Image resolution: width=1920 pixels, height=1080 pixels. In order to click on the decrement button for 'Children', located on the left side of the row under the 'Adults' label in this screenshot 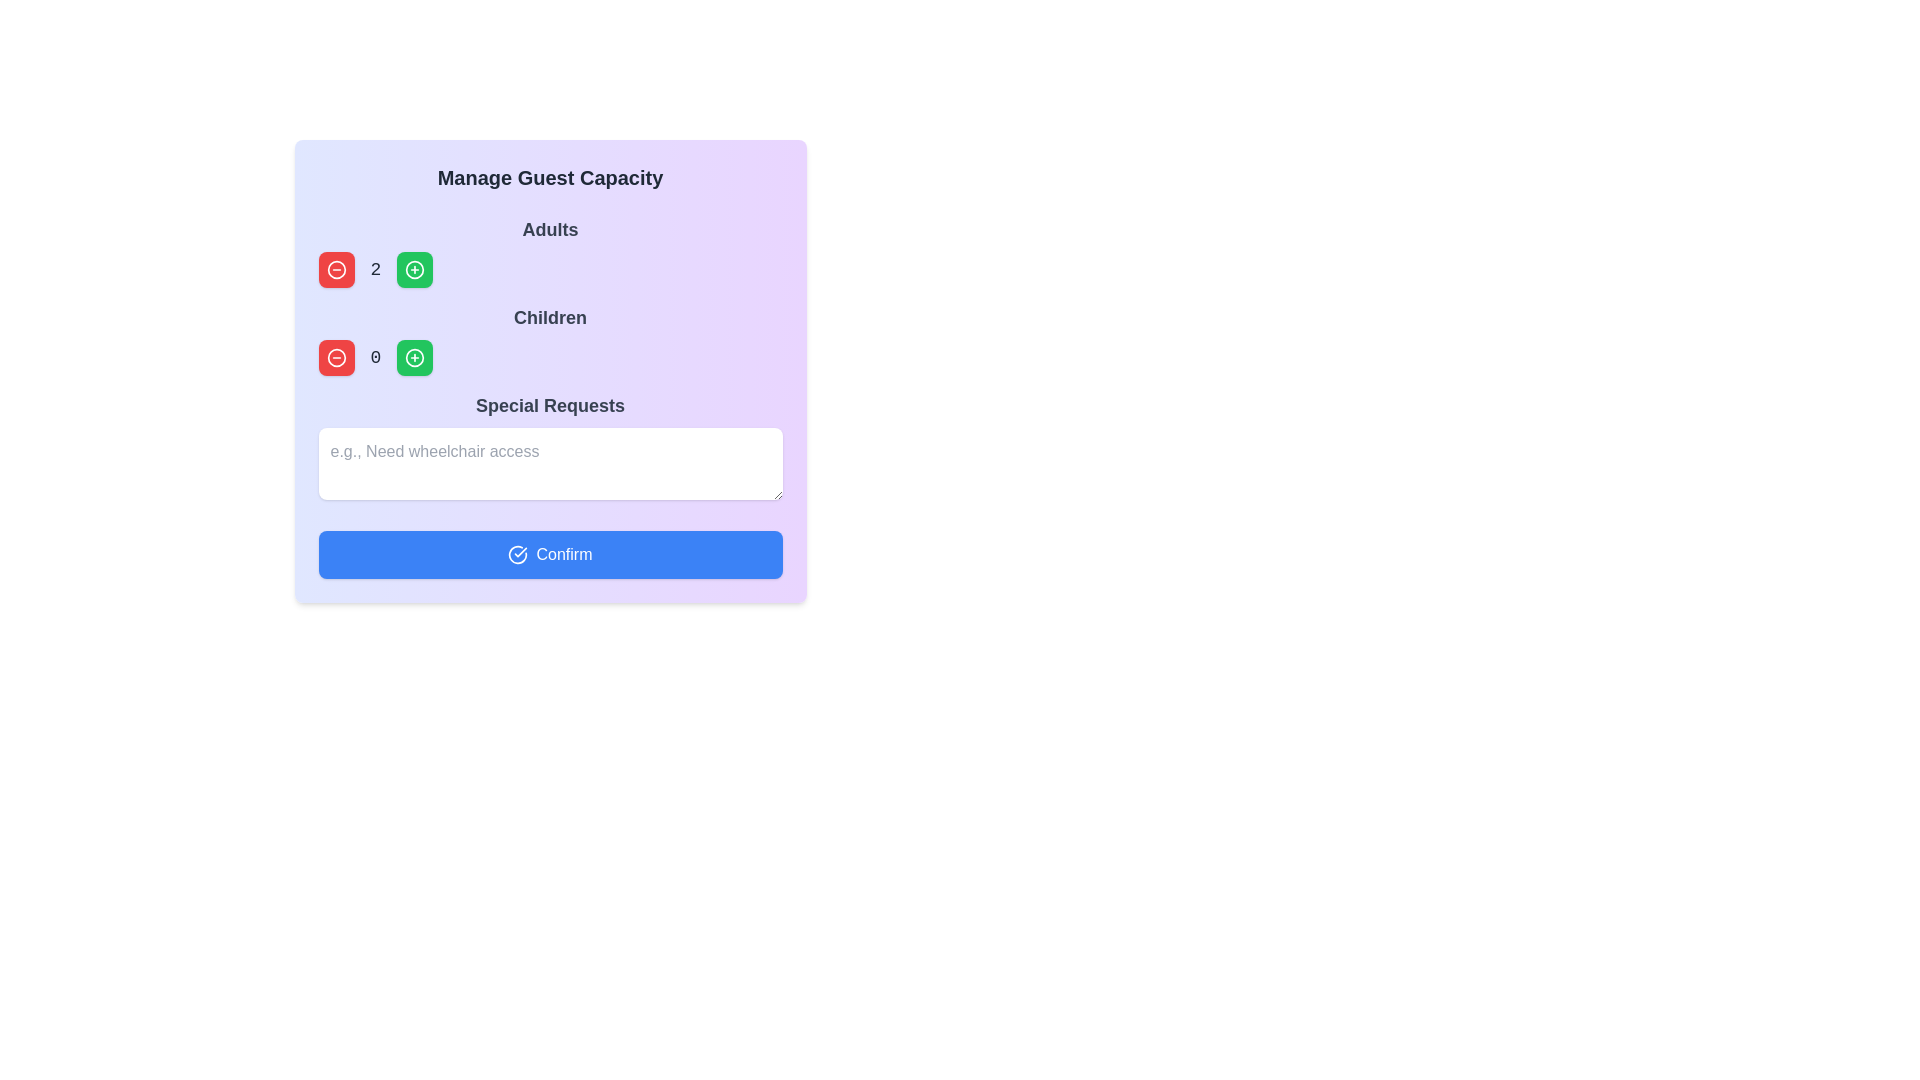, I will do `click(336, 357)`.